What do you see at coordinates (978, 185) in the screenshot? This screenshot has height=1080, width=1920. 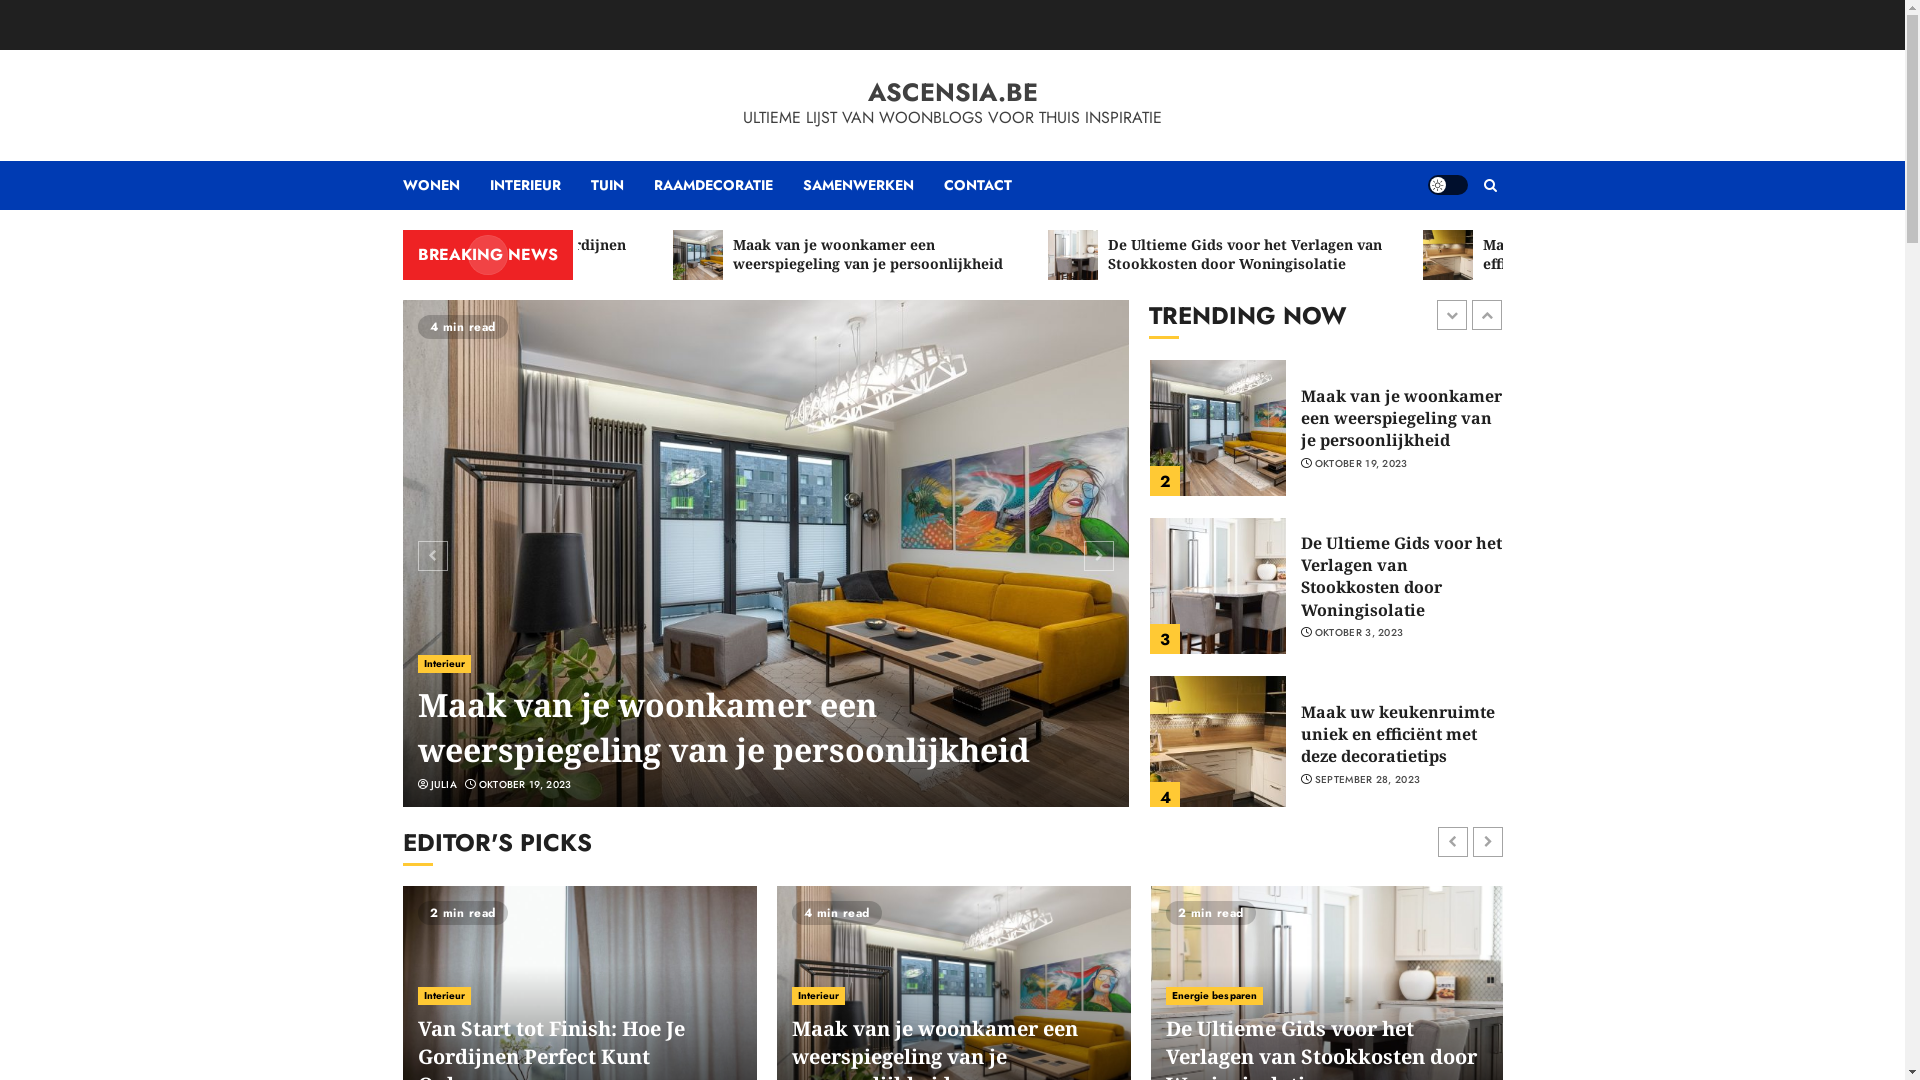 I see `'CONTACT'` at bounding box center [978, 185].